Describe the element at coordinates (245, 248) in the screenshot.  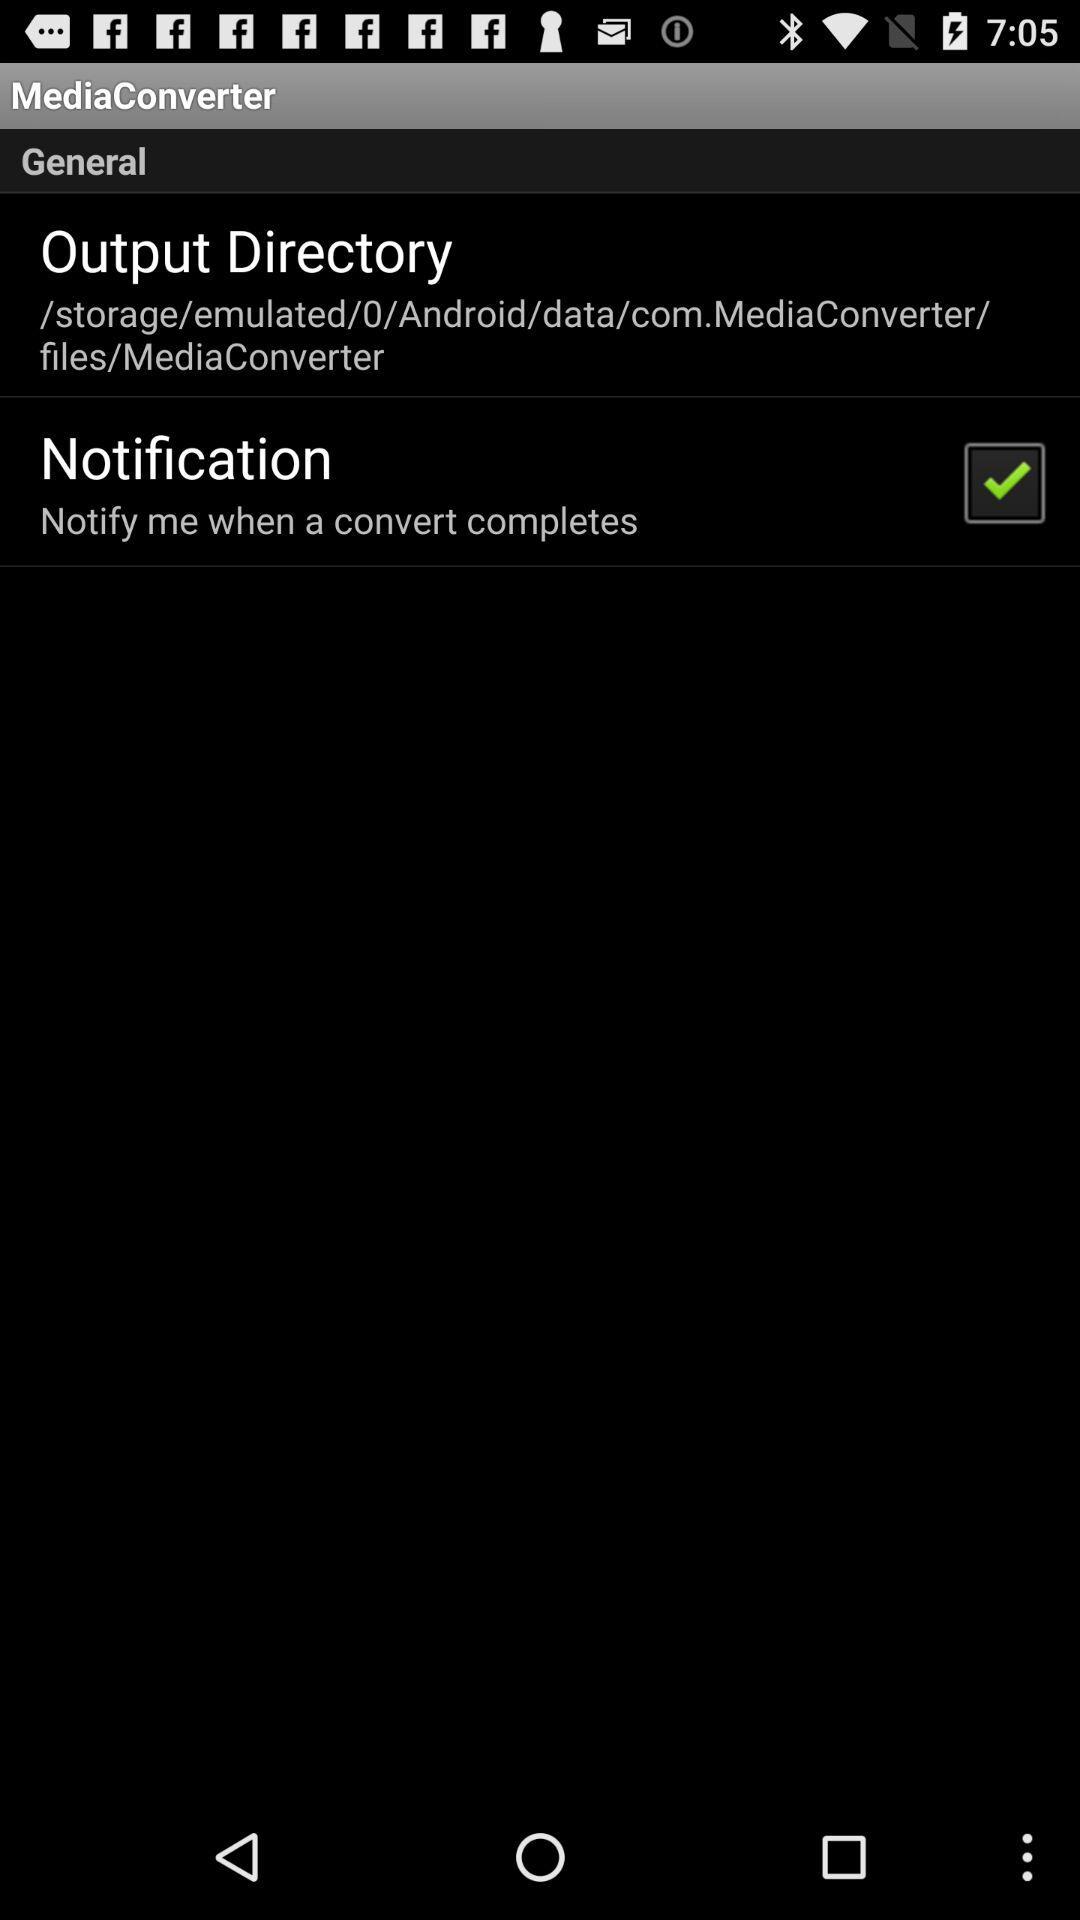
I see `icon below the general` at that location.